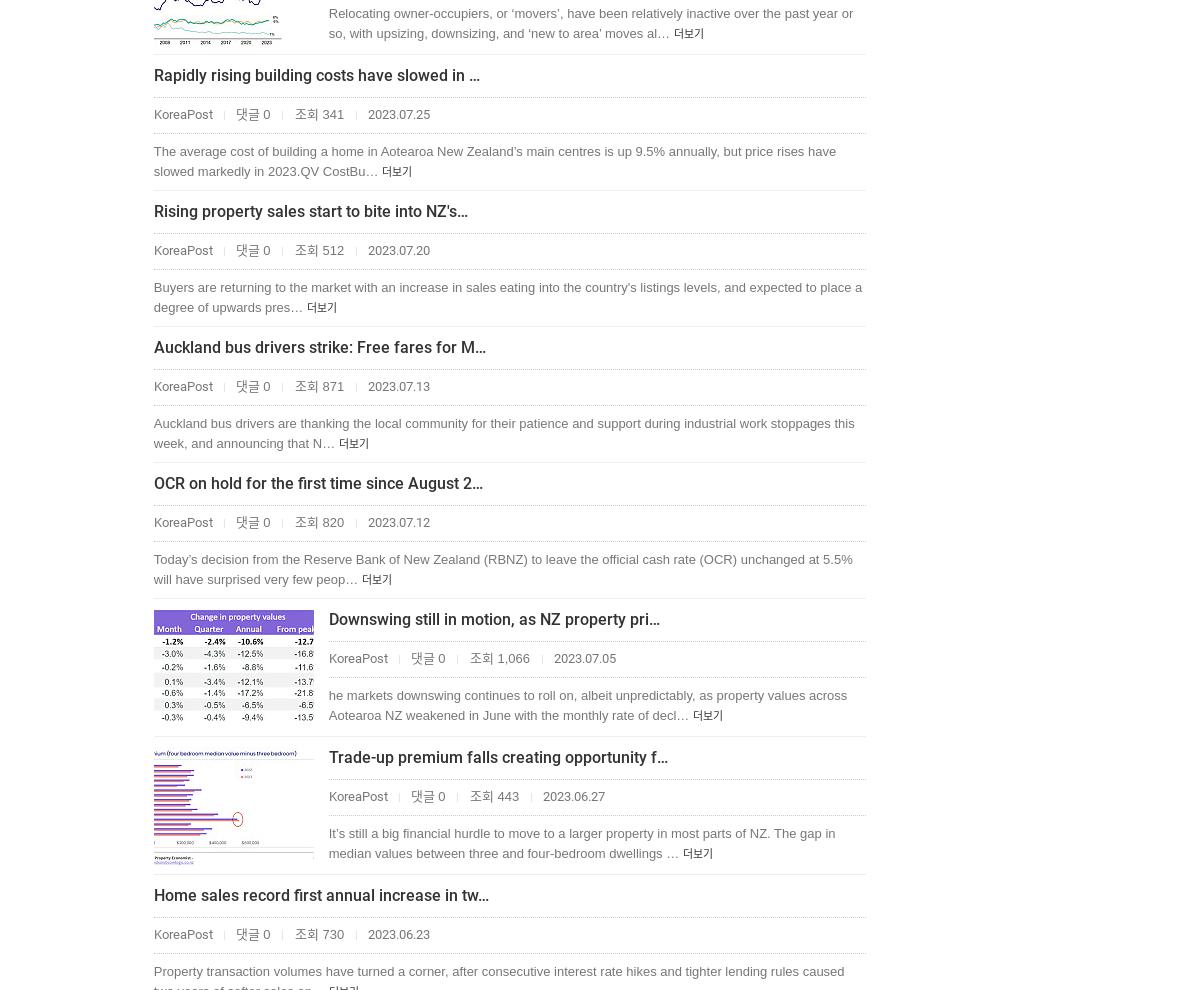 Image resolution: width=1200 pixels, height=990 pixels. I want to click on 'Rapidly rising building costs have slowed in …', so click(152, 75).